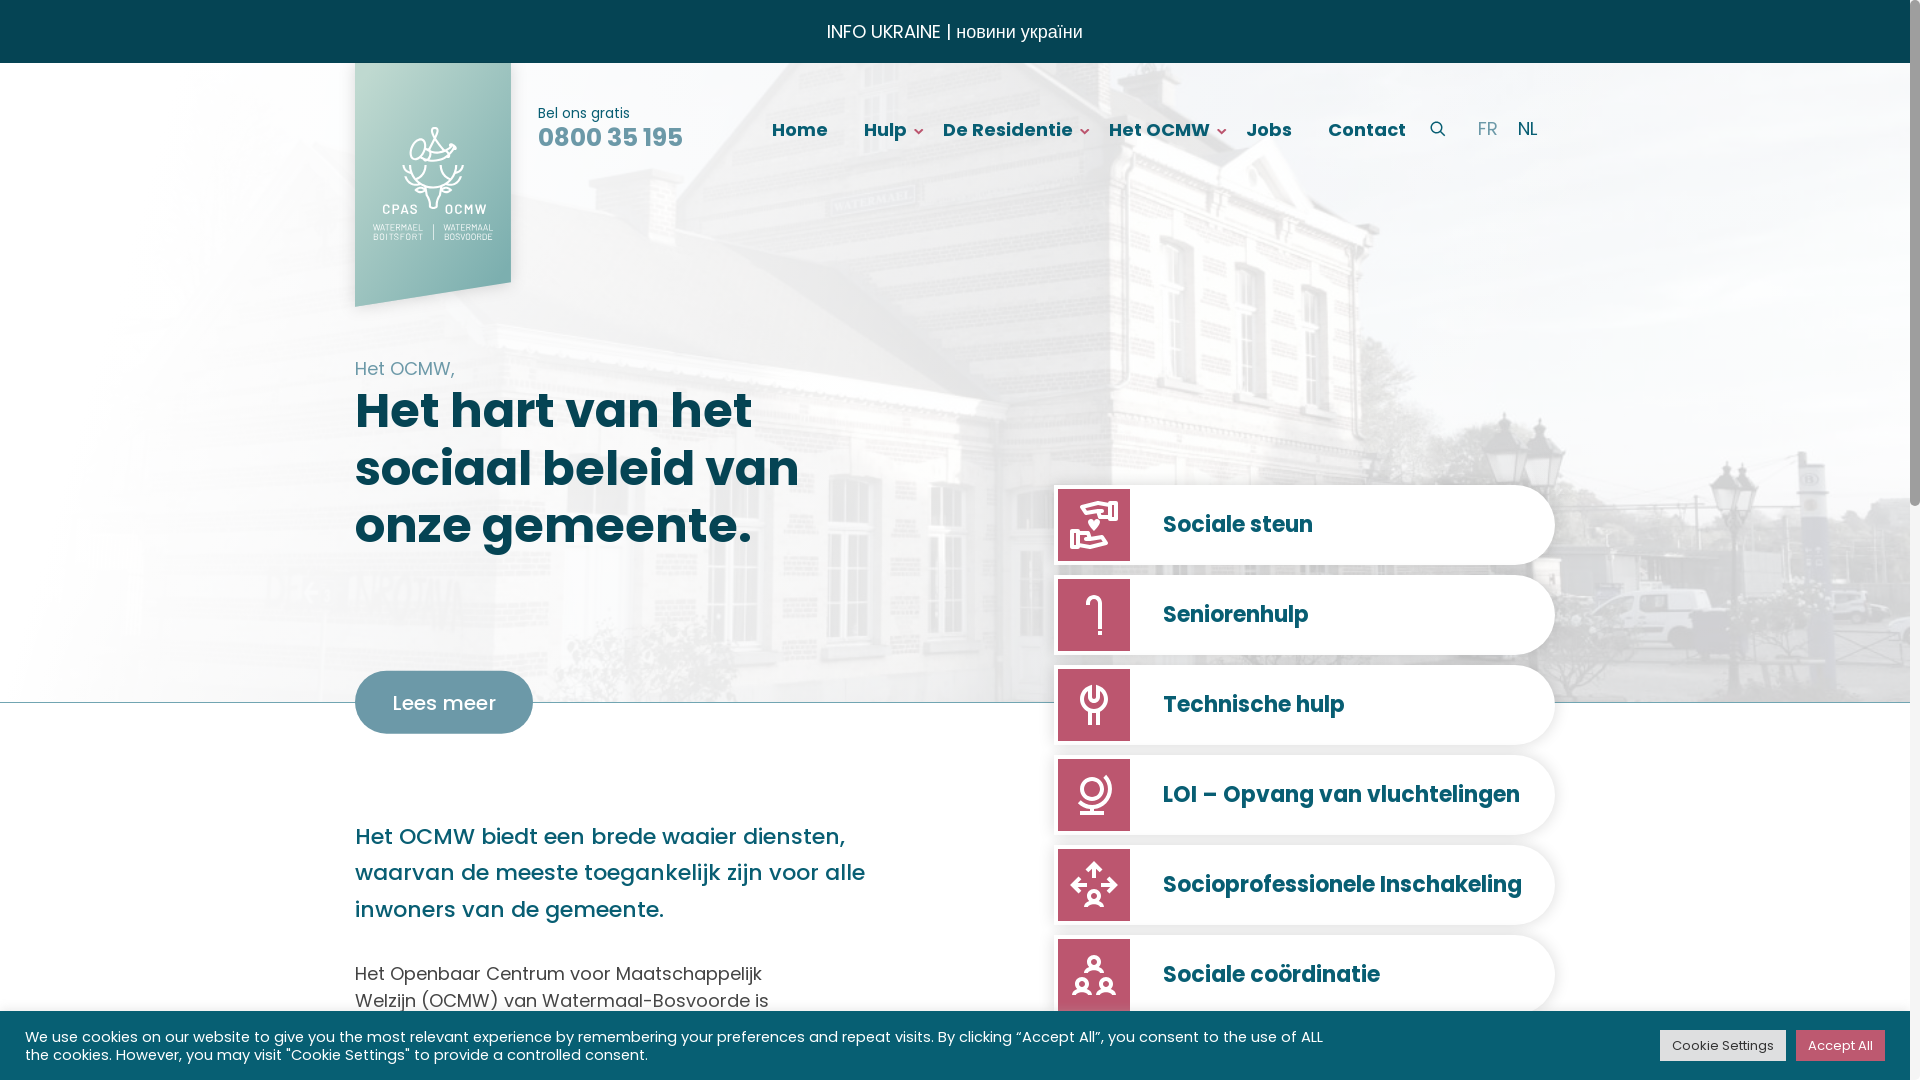  What do you see at coordinates (884, 128) in the screenshot?
I see `'Hulp'` at bounding box center [884, 128].